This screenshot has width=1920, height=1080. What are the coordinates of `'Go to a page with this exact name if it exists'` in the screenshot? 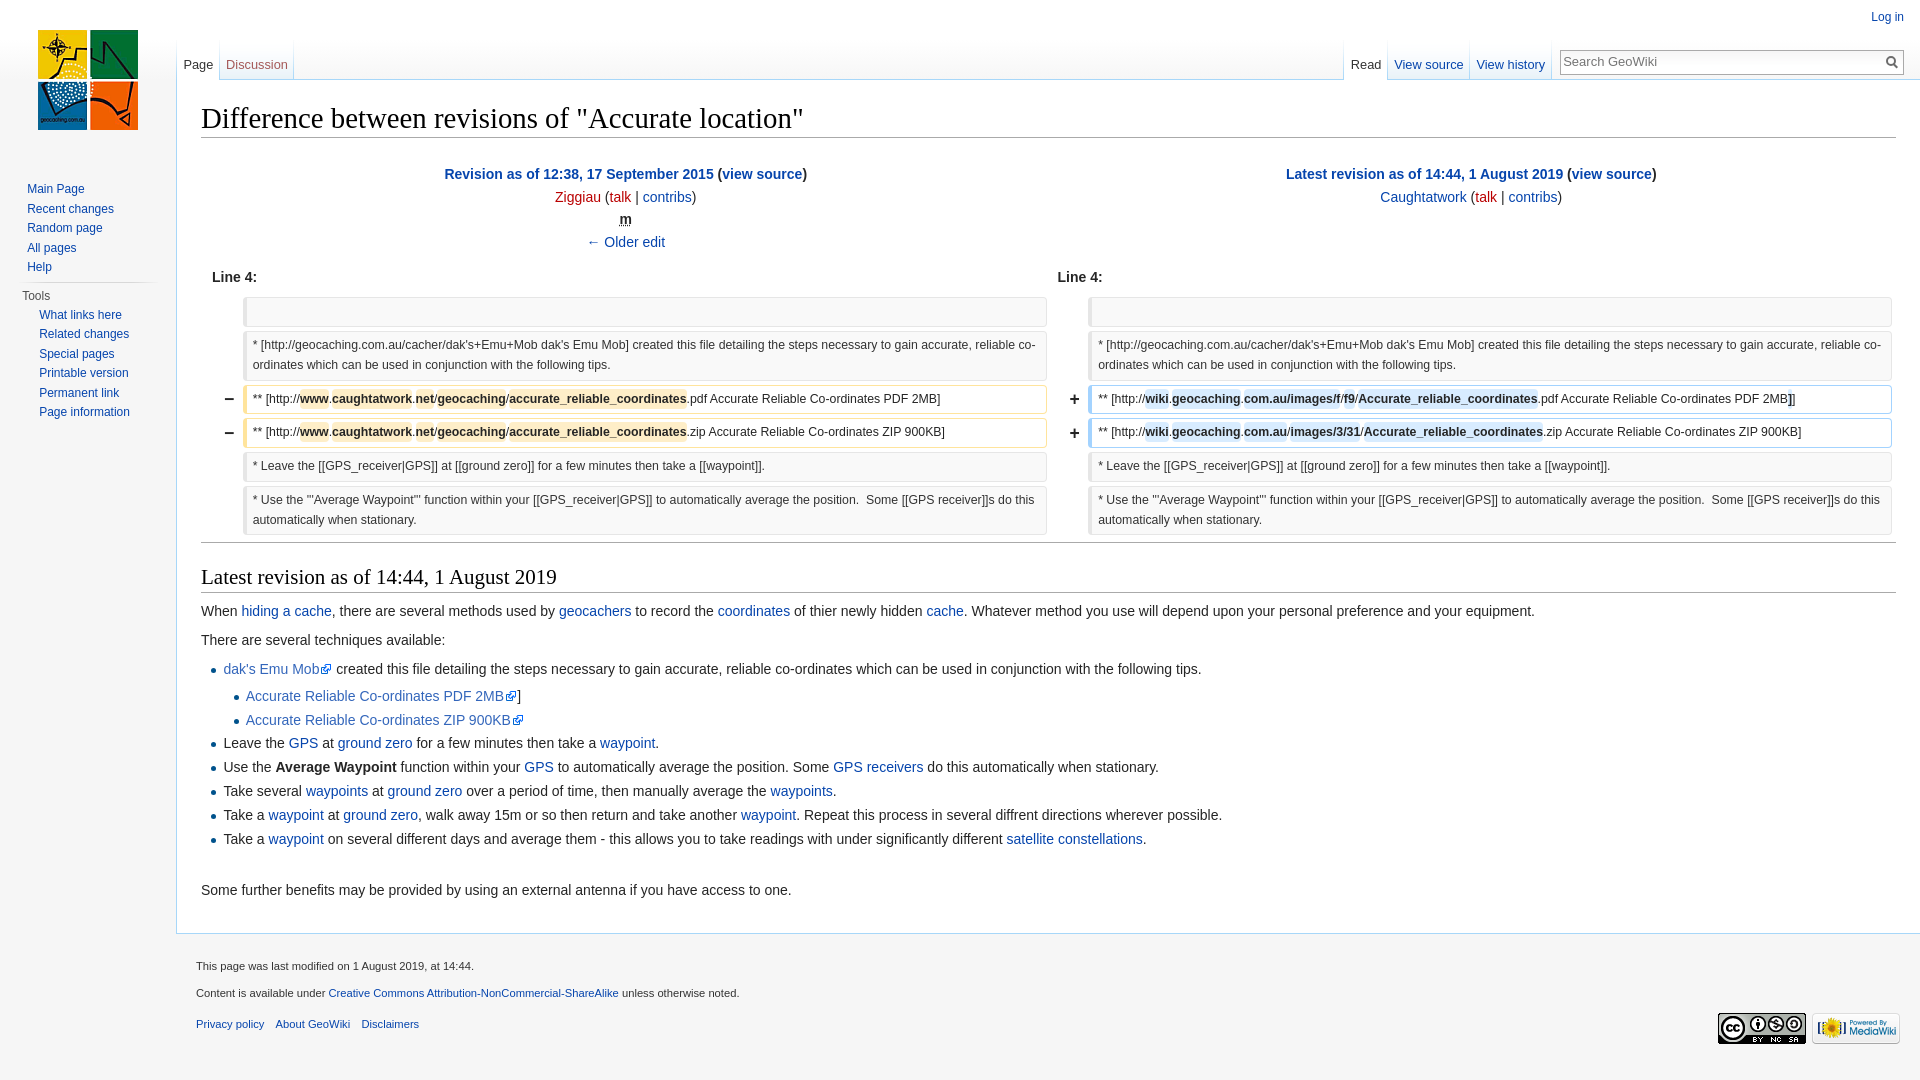 It's located at (1890, 60).